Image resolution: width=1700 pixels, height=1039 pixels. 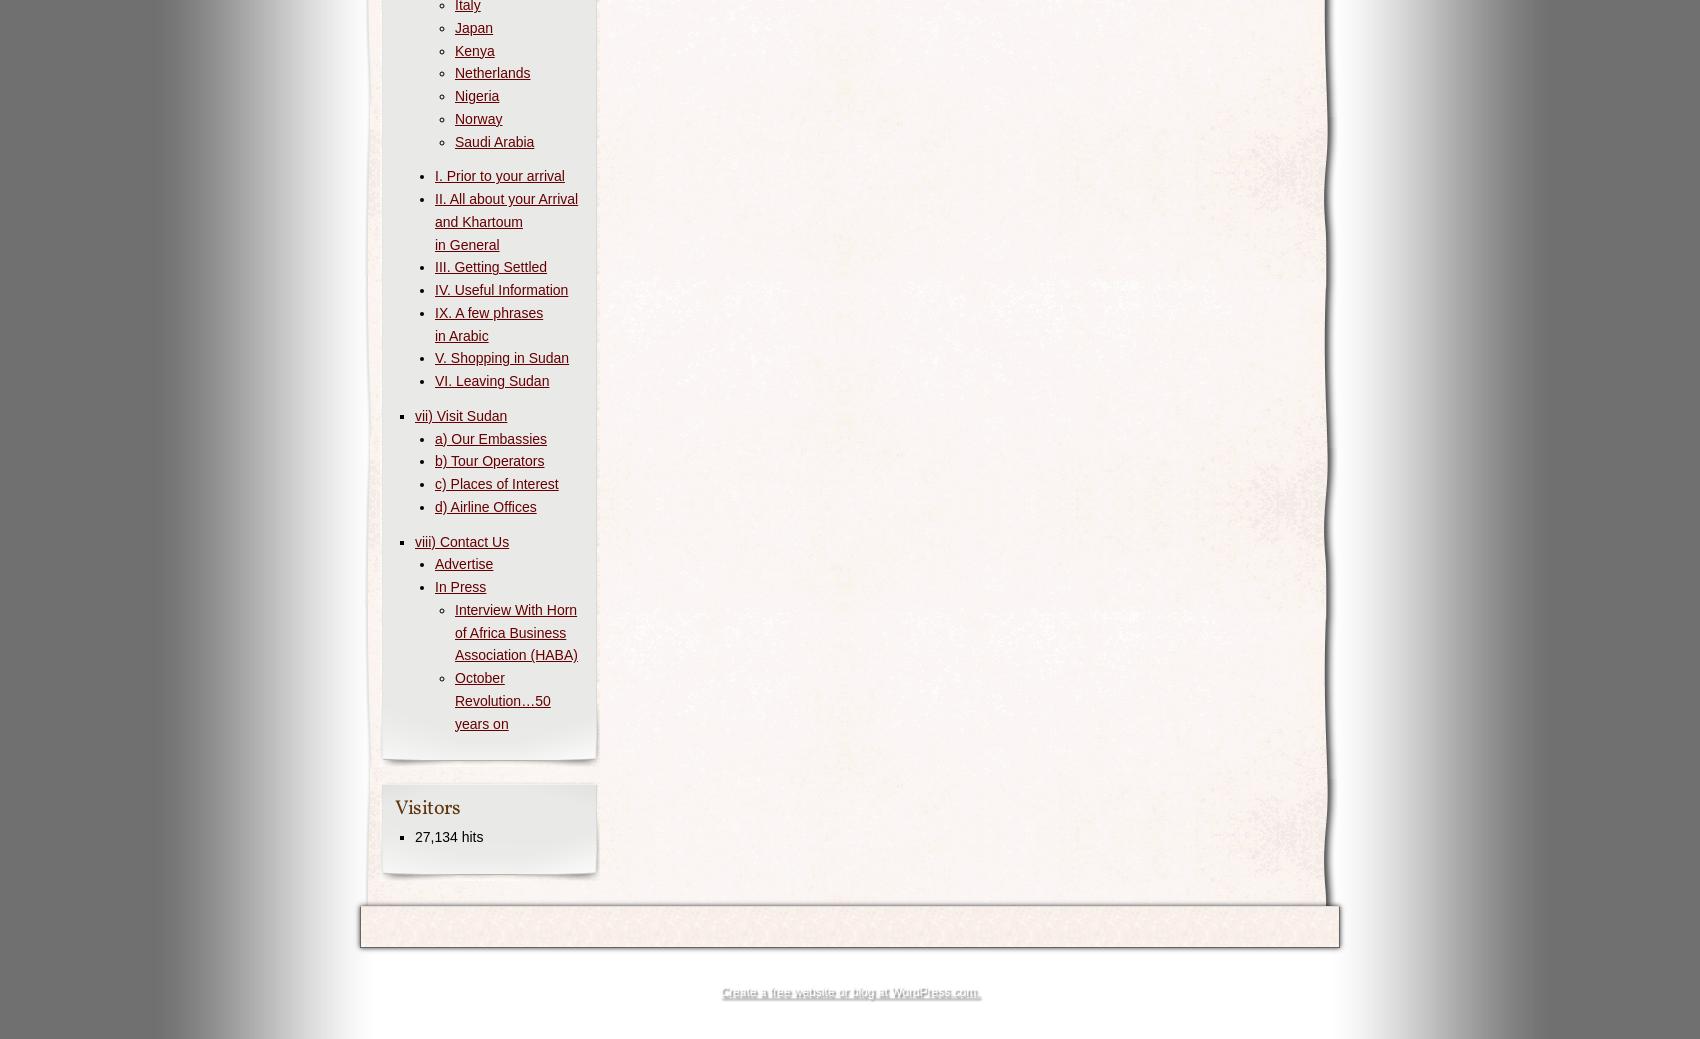 I want to click on 'Norway', so click(x=478, y=117).